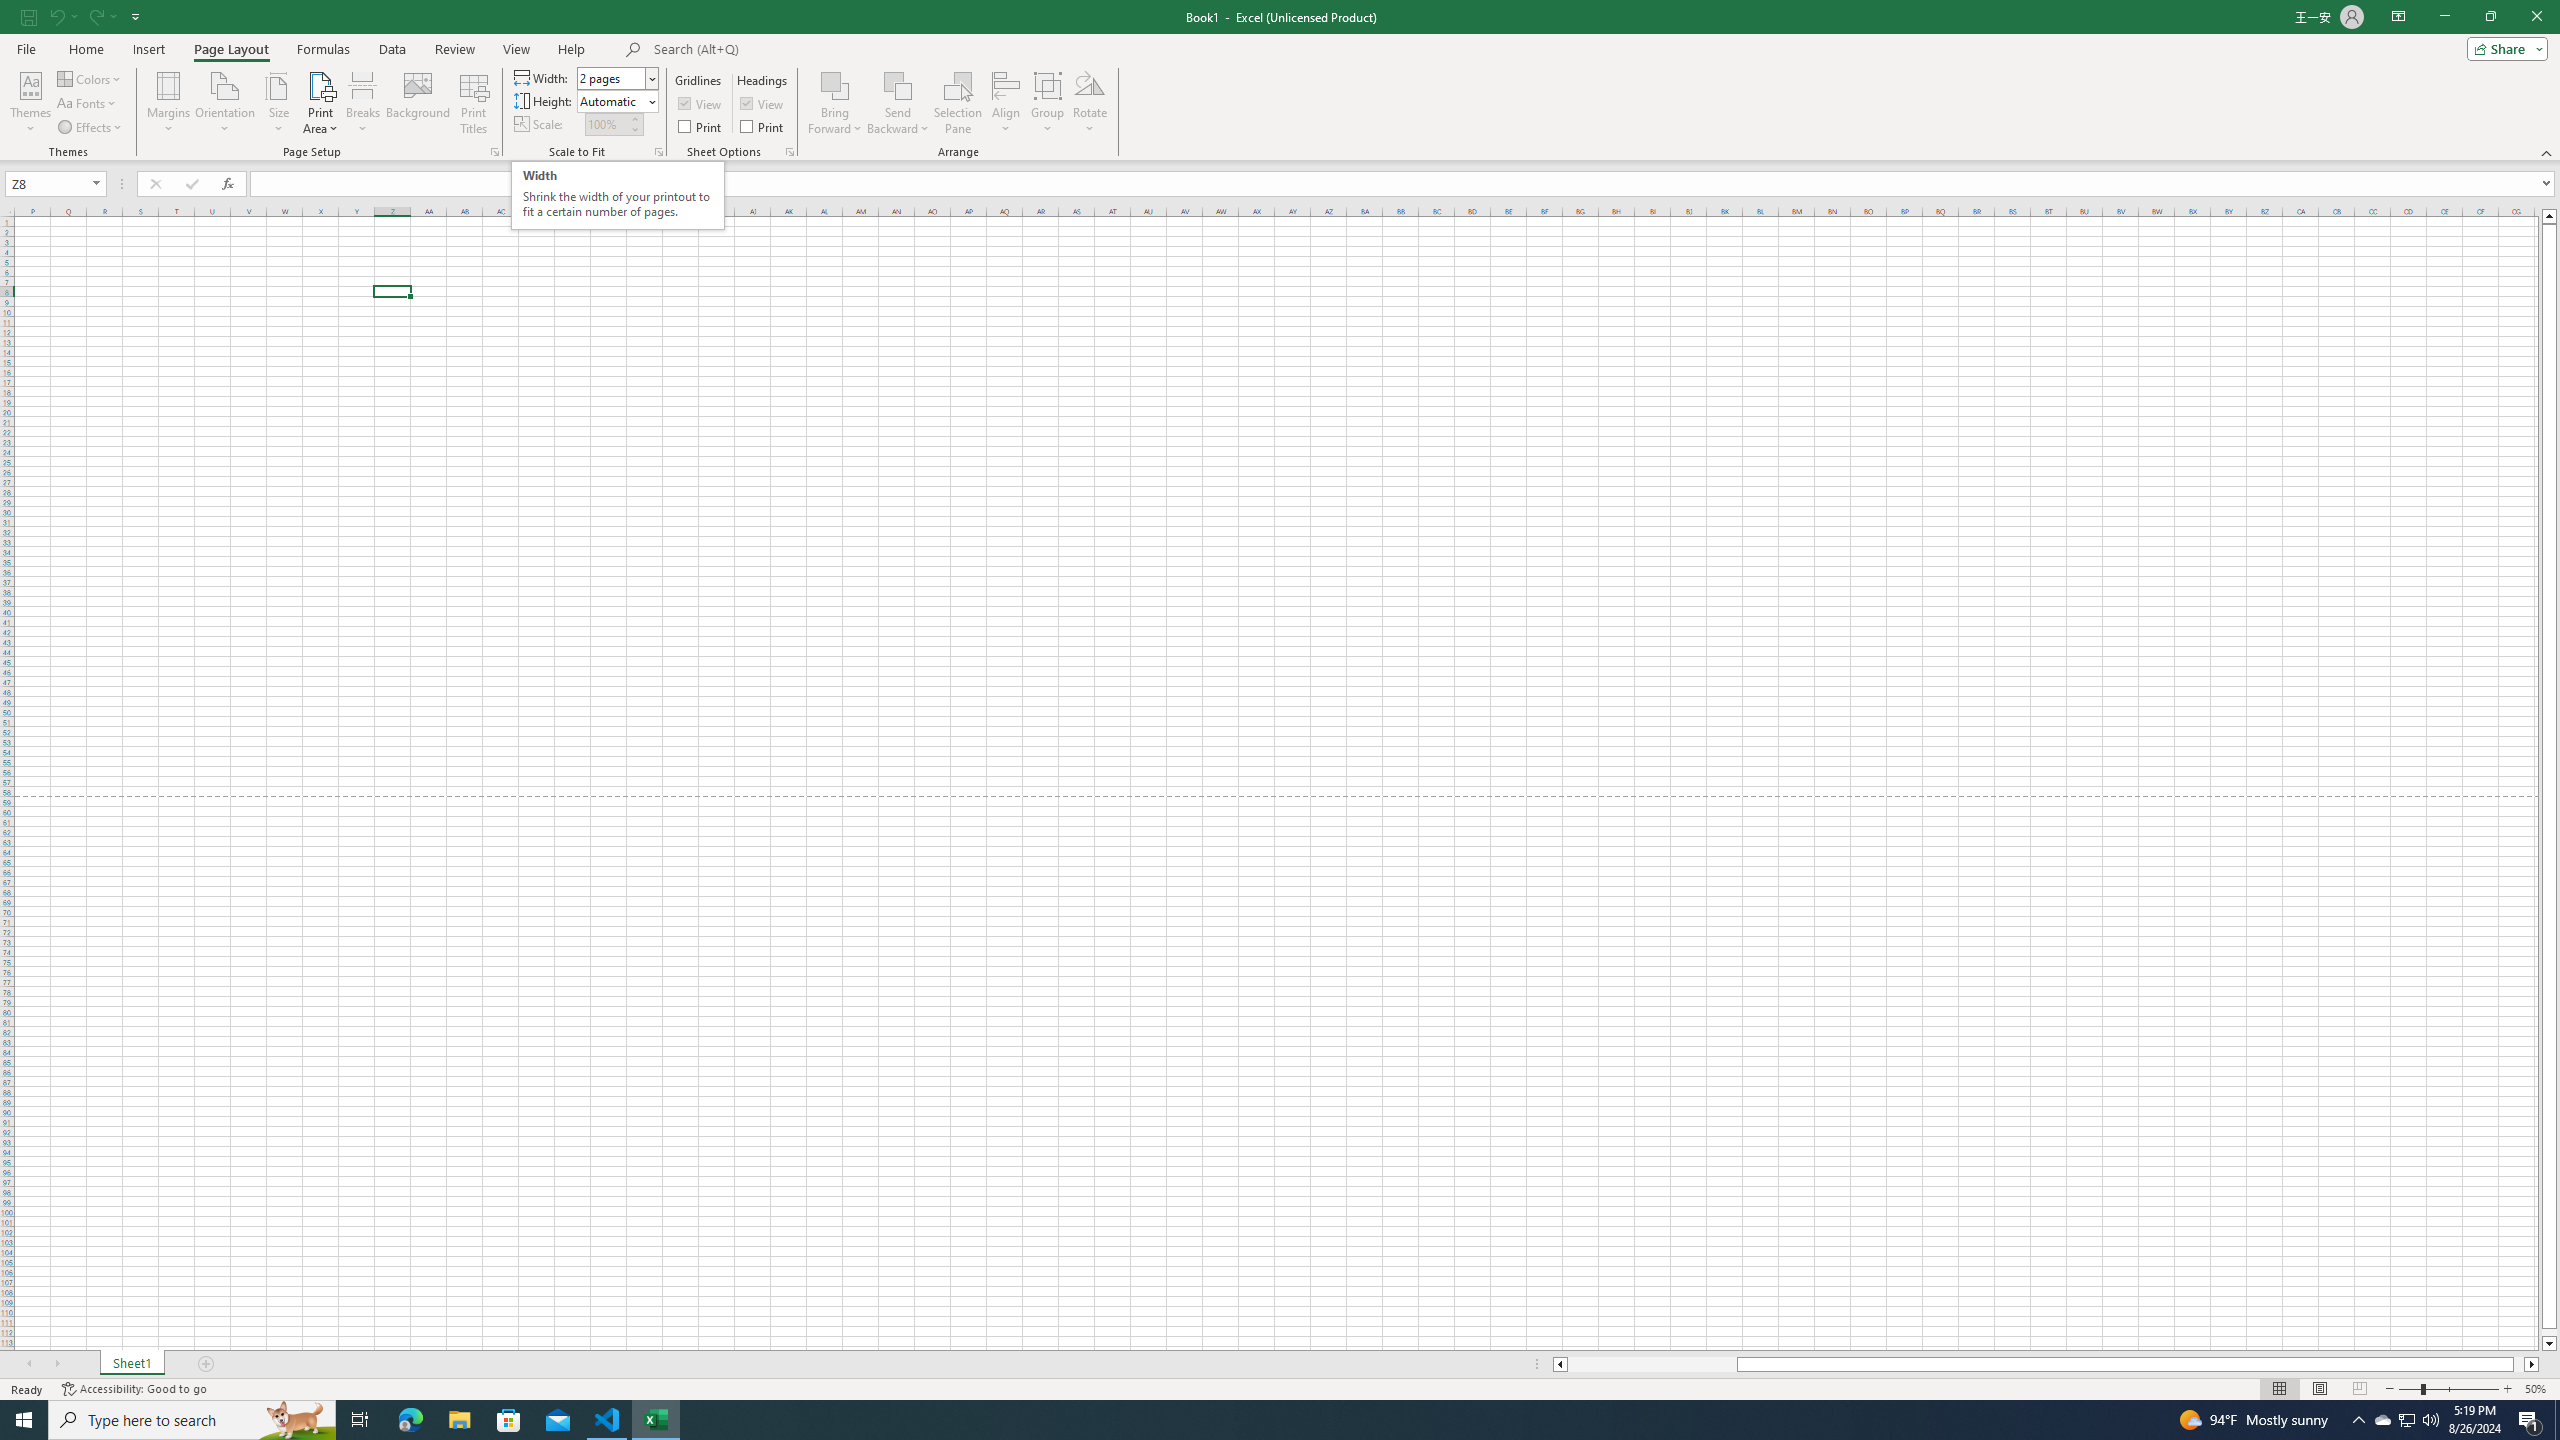 The width and height of the screenshot is (2560, 1440). I want to click on 'Column right', so click(2532, 1363).